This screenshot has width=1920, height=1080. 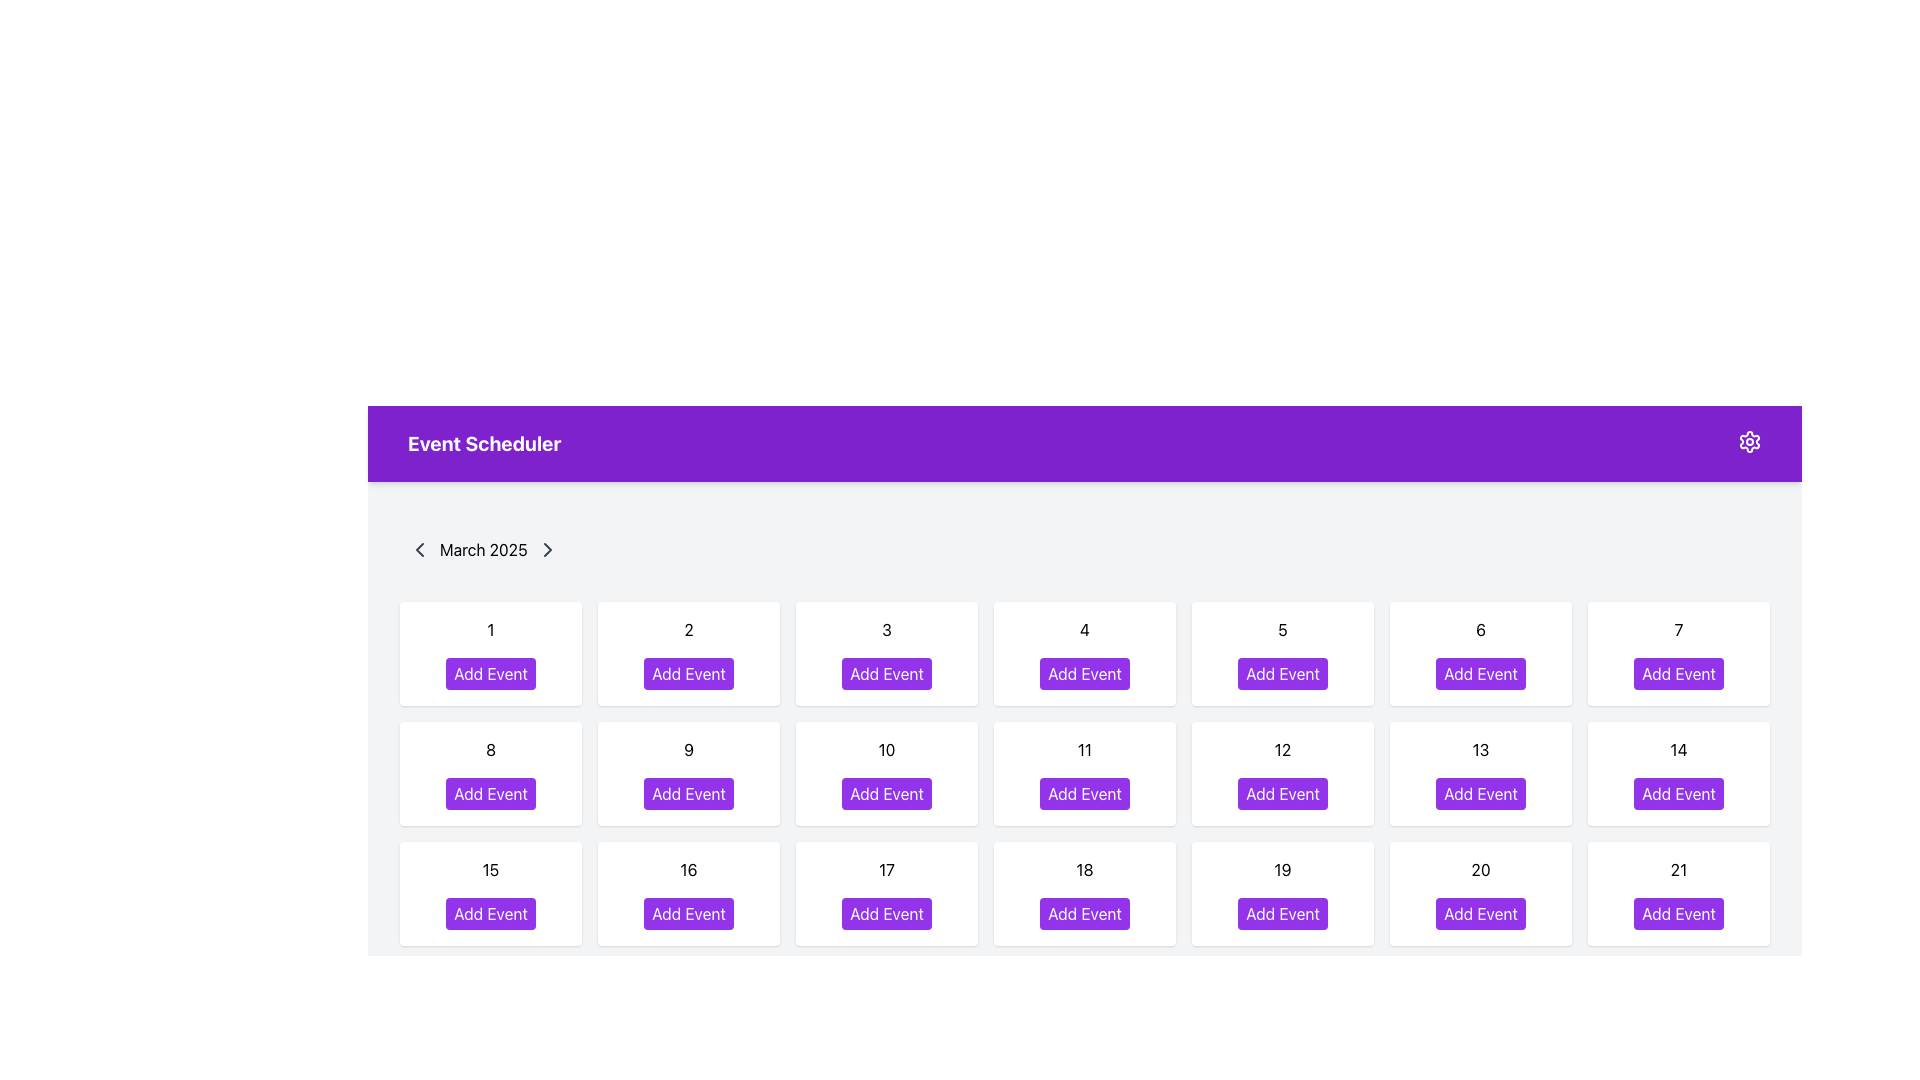 What do you see at coordinates (1679, 893) in the screenshot?
I see `the Day box containing the text '21' and the purple 'Add Event' button in the calendar interface` at bounding box center [1679, 893].